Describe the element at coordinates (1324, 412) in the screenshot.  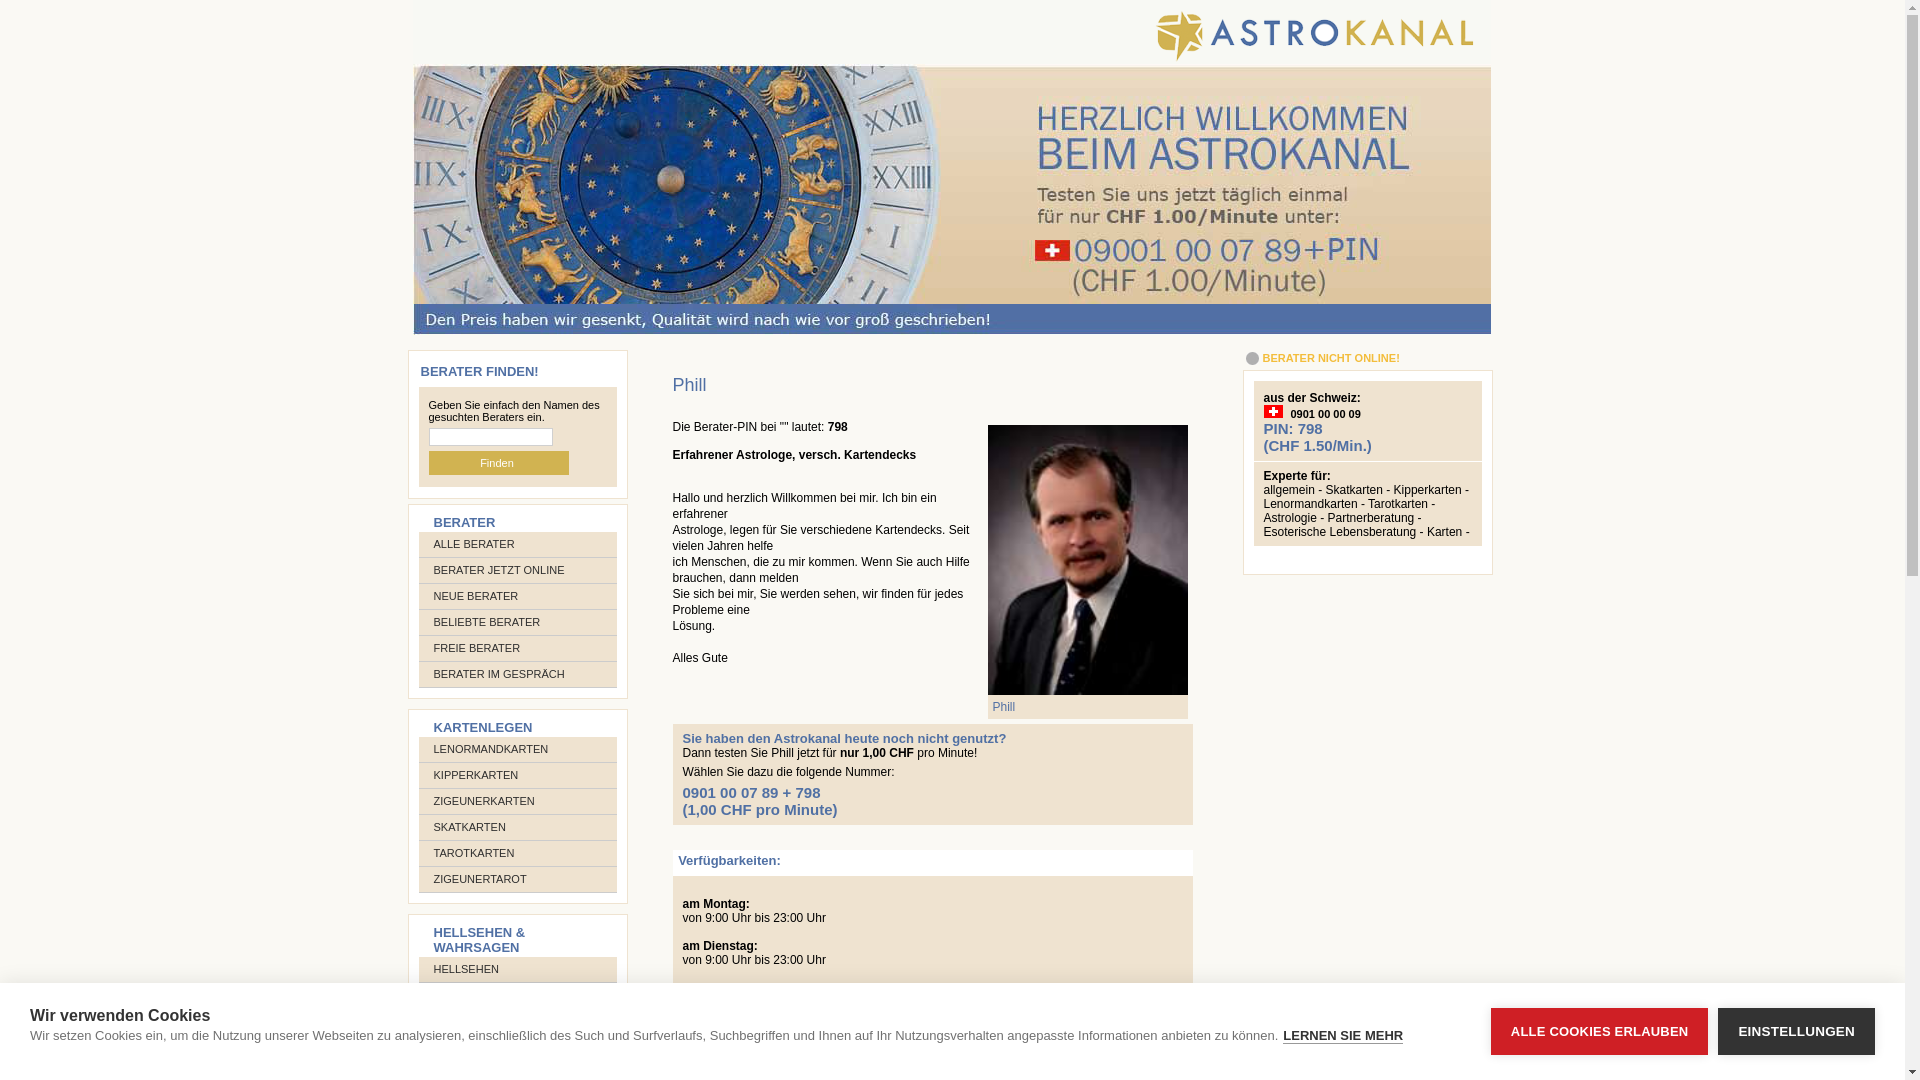
I see `'0901 00 00 09'` at that location.